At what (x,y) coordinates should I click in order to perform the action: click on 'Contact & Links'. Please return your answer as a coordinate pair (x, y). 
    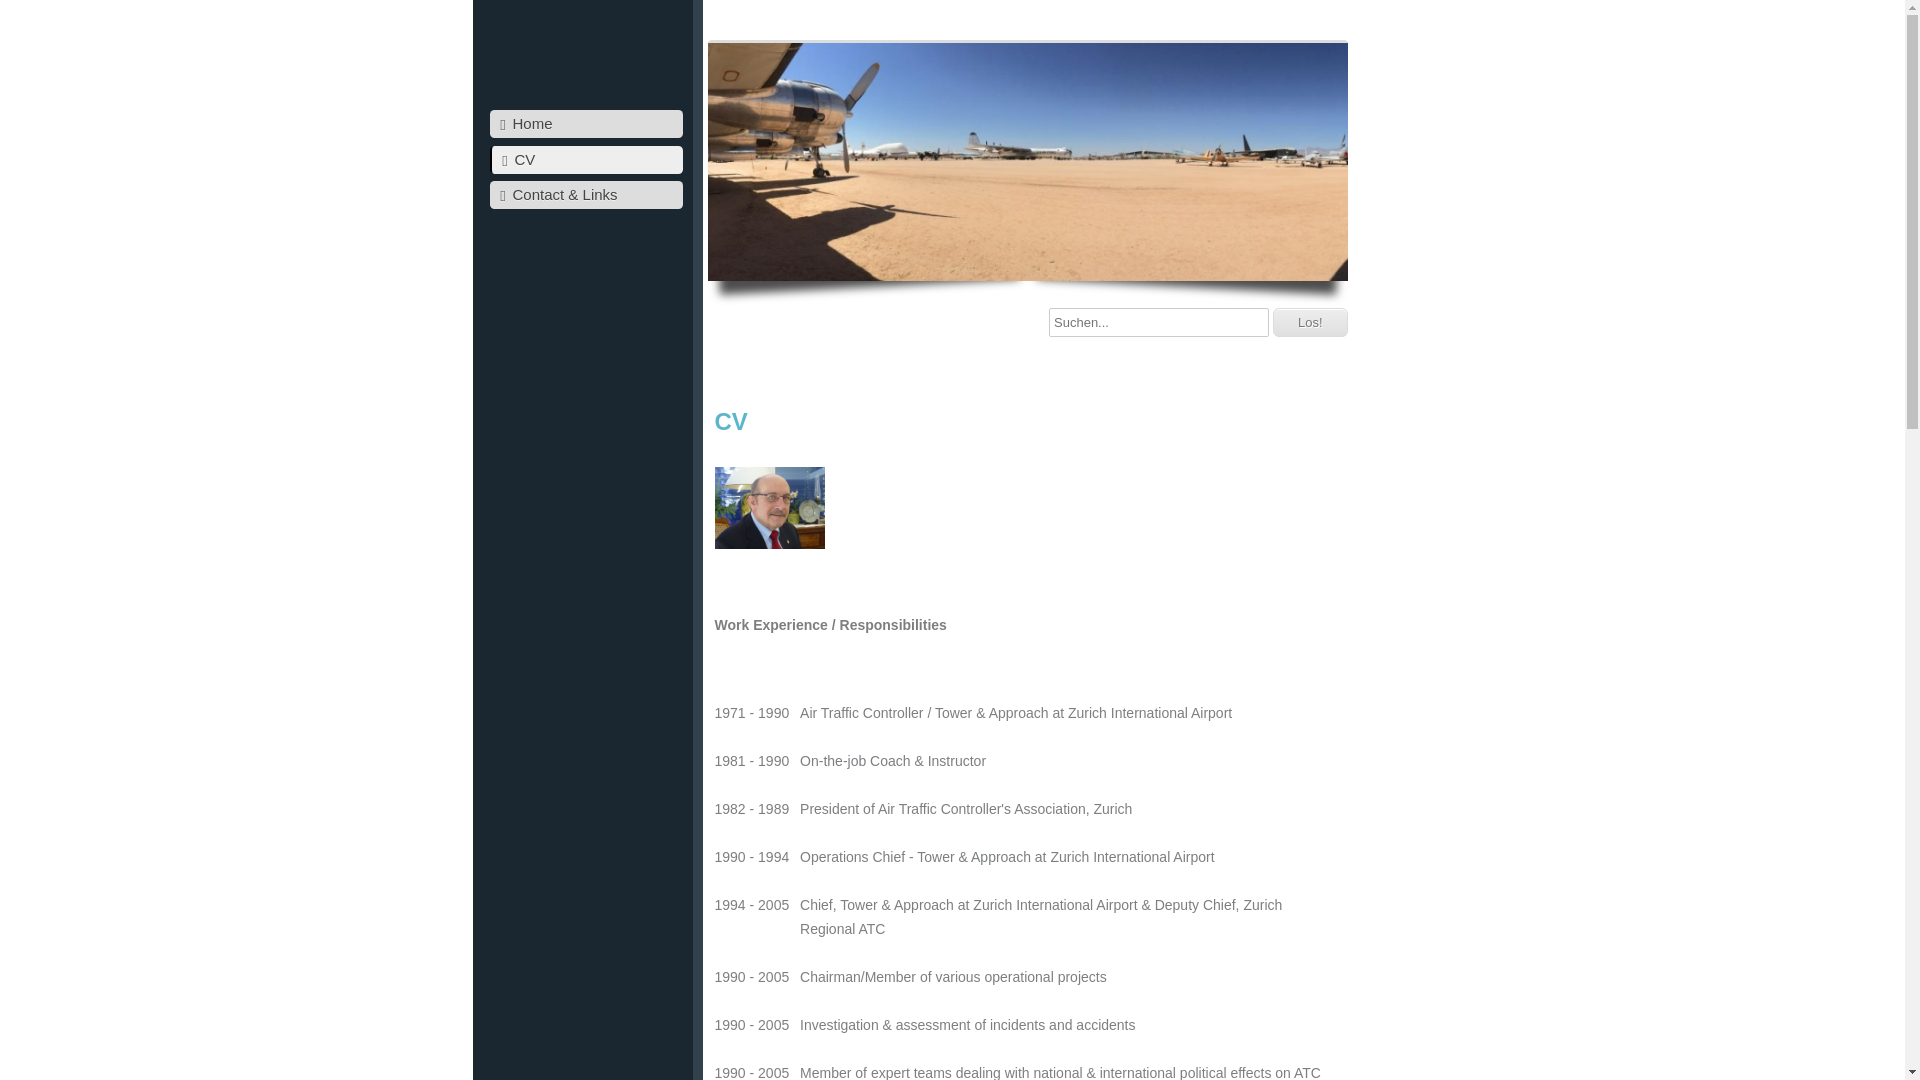
    Looking at the image, I should click on (585, 195).